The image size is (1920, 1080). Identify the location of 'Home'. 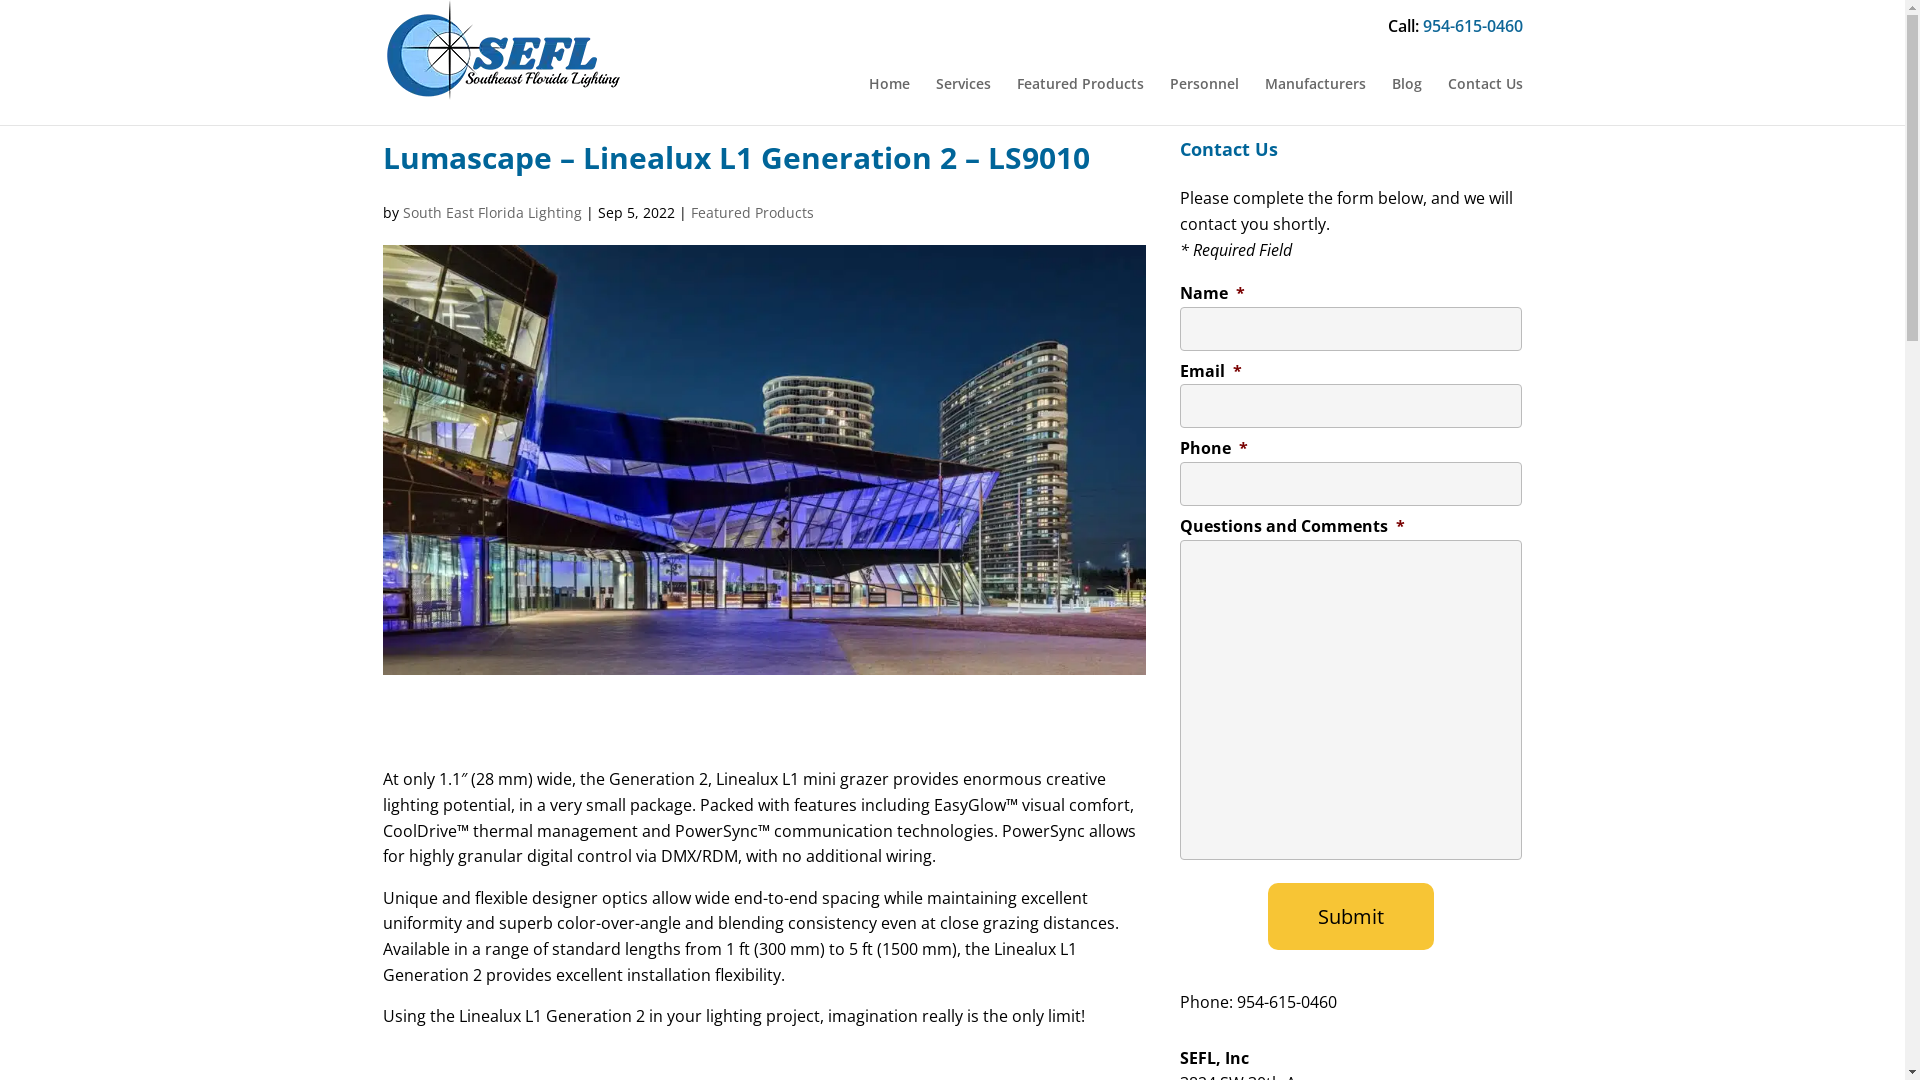
(887, 83).